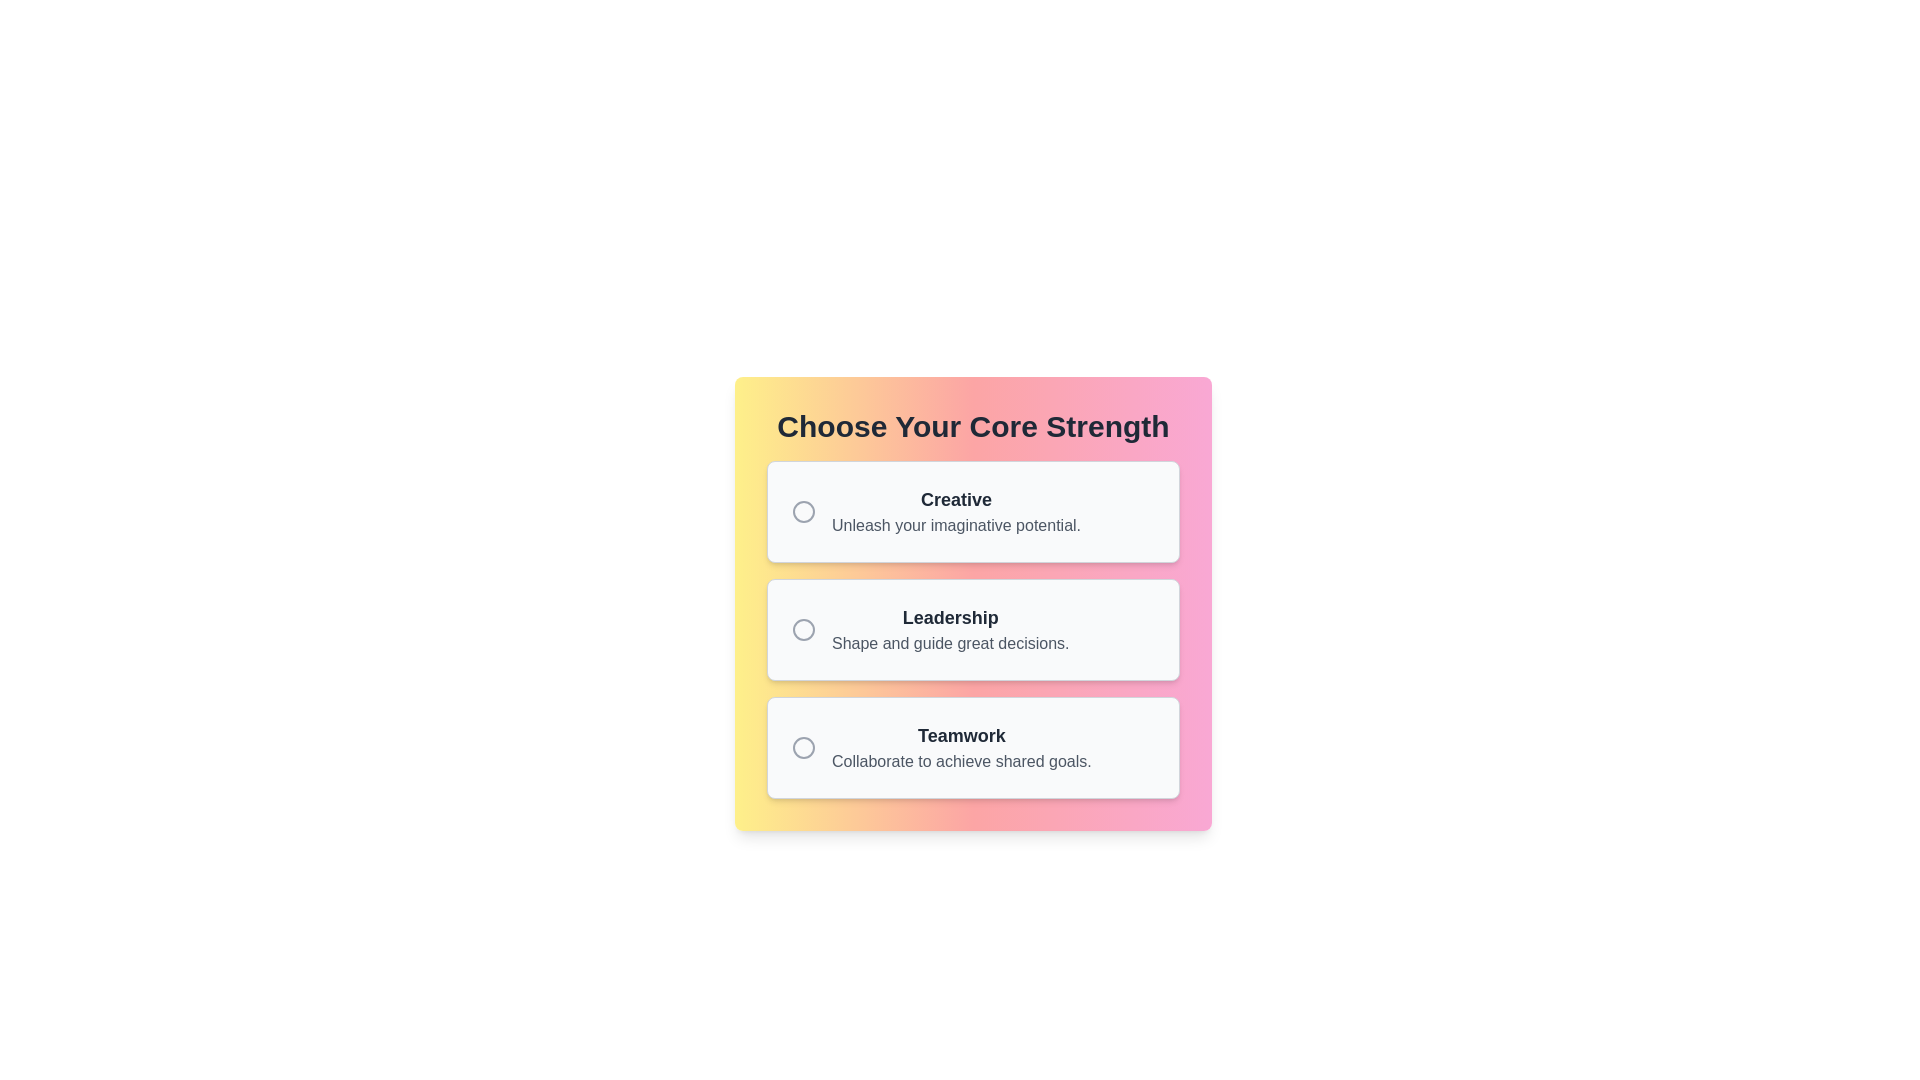  What do you see at coordinates (804, 511) in the screenshot?
I see `the first circular icon styled in gray, located to the left of the text 'Creative' within the selection box under 'Choose Your Core Strength'` at bounding box center [804, 511].